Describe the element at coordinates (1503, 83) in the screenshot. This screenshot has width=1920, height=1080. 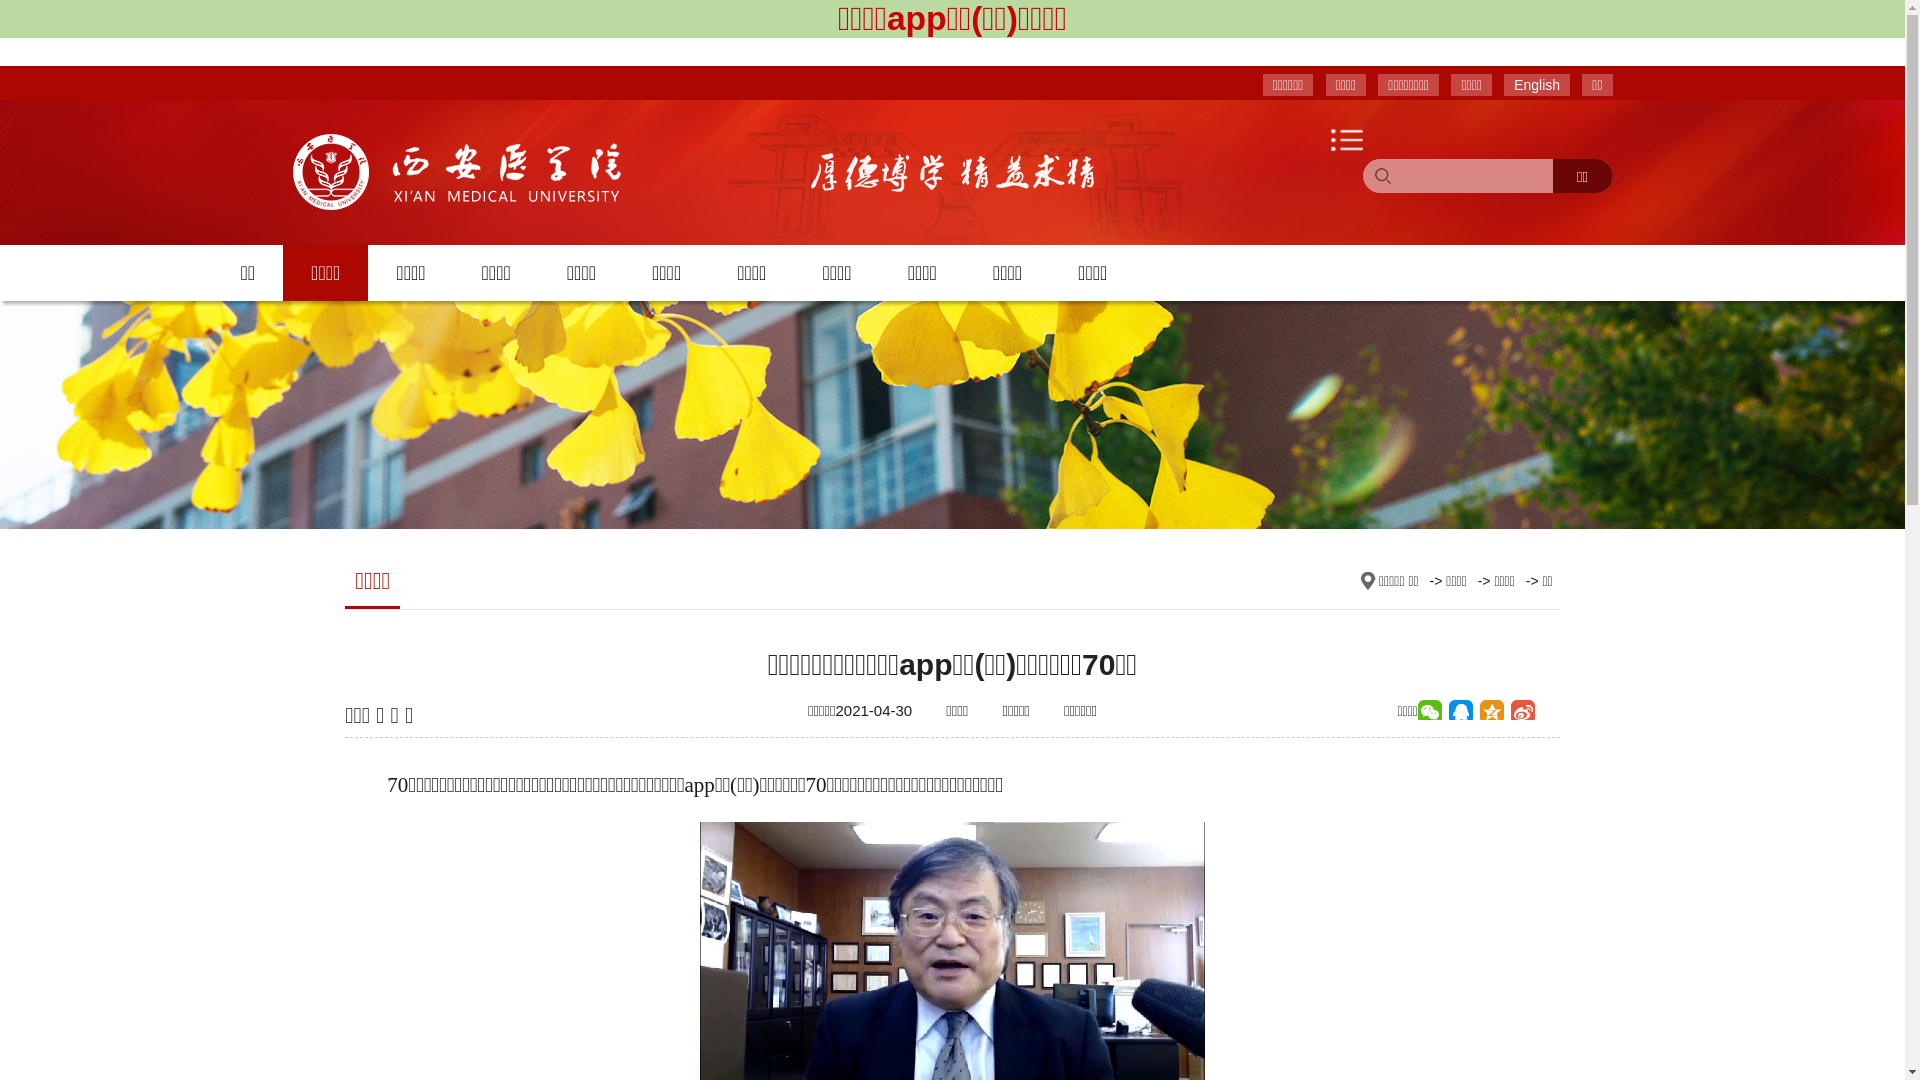
I see `'English'` at that location.